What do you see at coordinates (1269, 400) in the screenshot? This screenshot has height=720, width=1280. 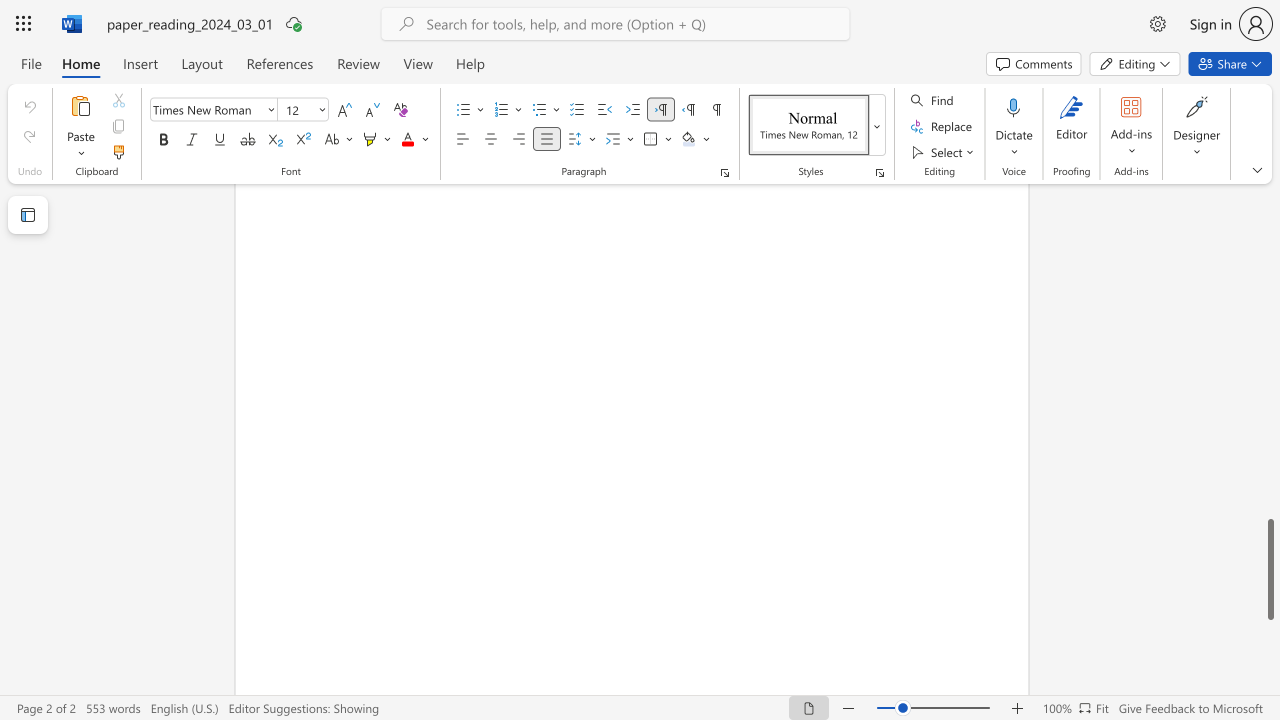 I see `the scrollbar on the right to shift the page higher` at bounding box center [1269, 400].